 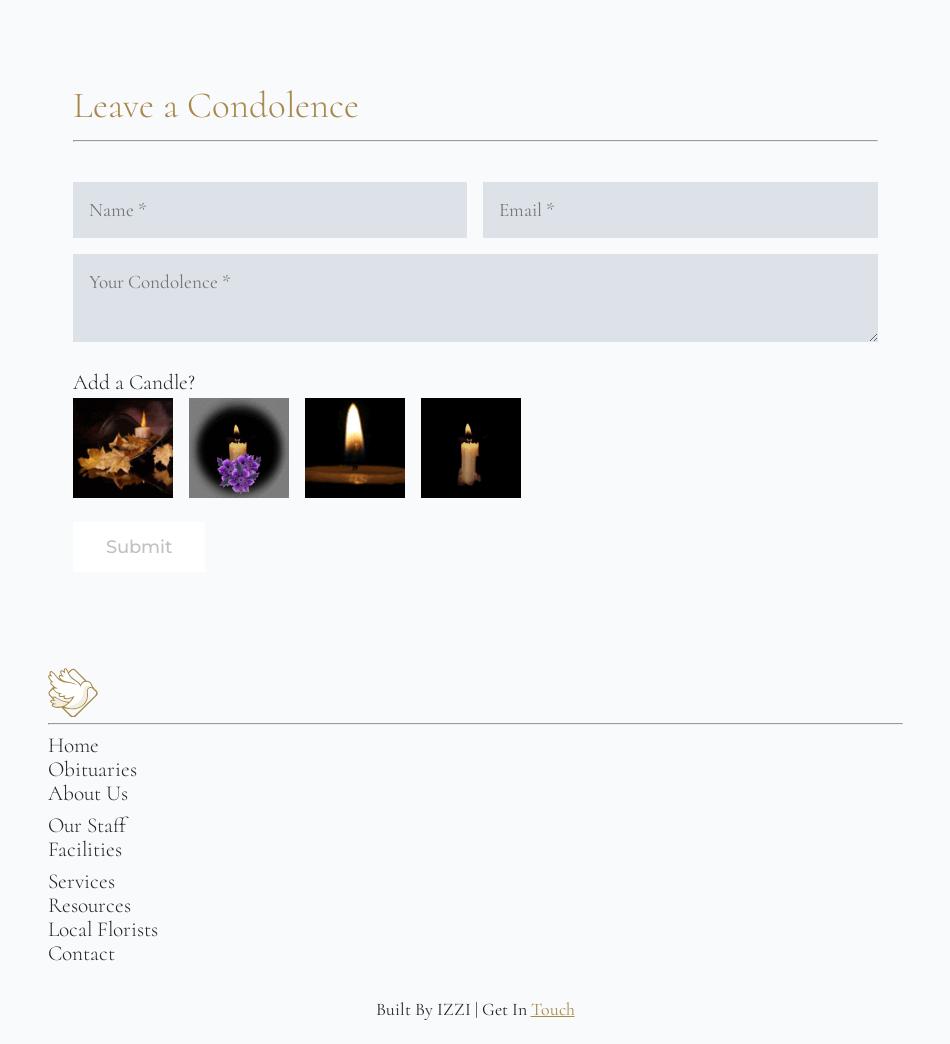 I want to click on 'Leave a Condolence', so click(x=214, y=104).